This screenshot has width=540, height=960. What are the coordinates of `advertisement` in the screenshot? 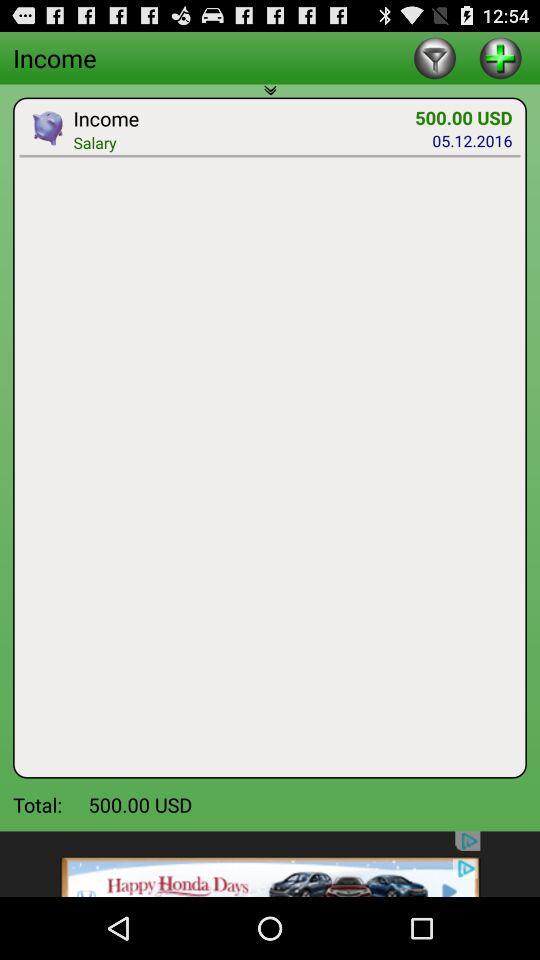 It's located at (270, 863).